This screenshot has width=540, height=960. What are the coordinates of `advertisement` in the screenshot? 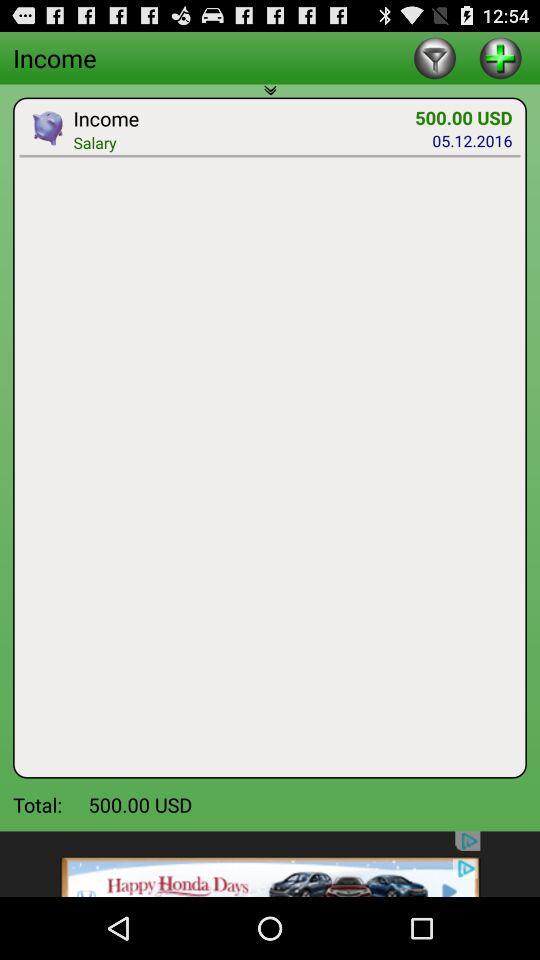 It's located at (270, 863).